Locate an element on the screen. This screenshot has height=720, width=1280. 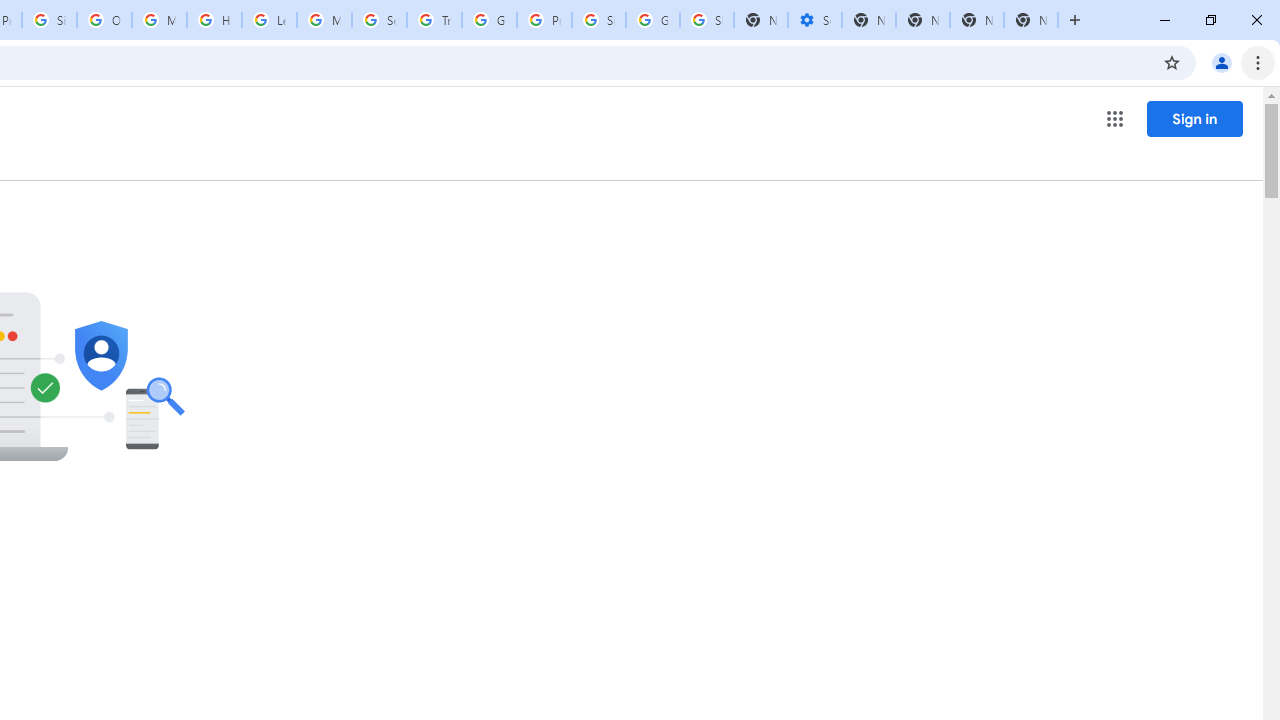
'New Tab' is located at coordinates (1031, 20).